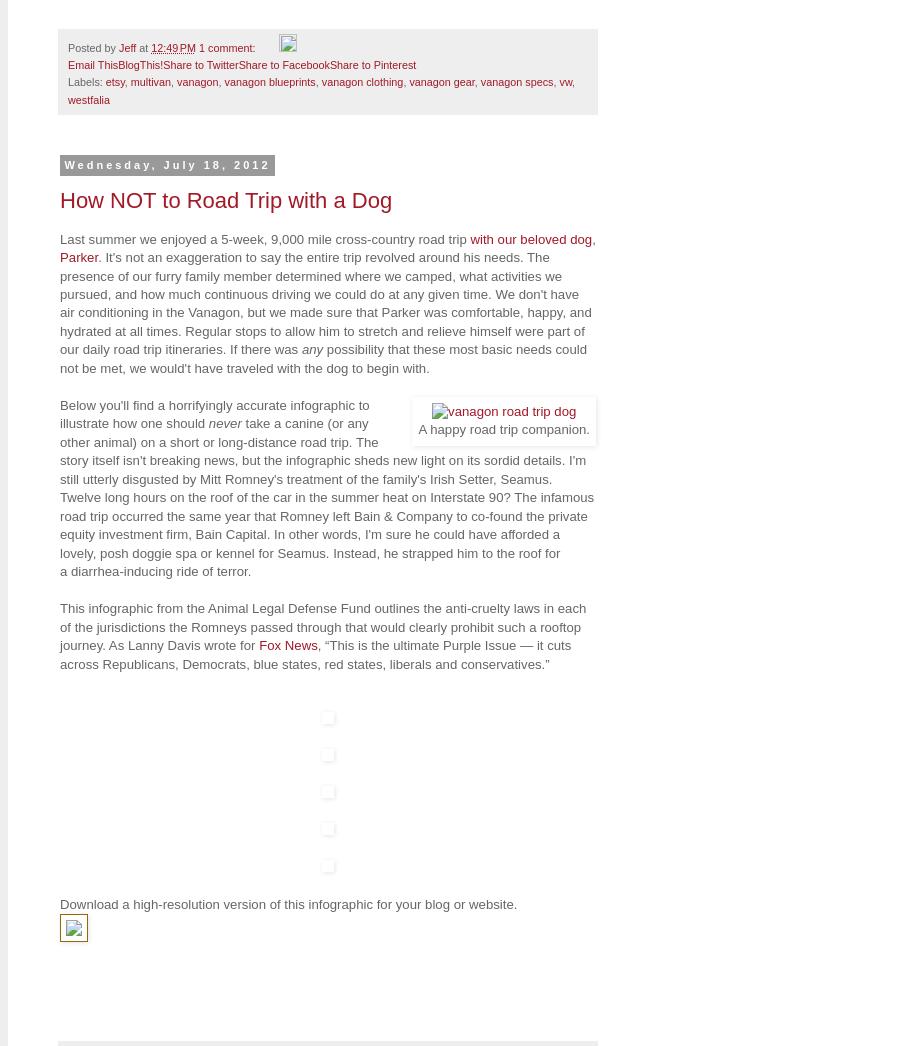 This screenshot has width=908, height=1046. Describe the element at coordinates (68, 45) in the screenshot. I see `'Posted by'` at that location.